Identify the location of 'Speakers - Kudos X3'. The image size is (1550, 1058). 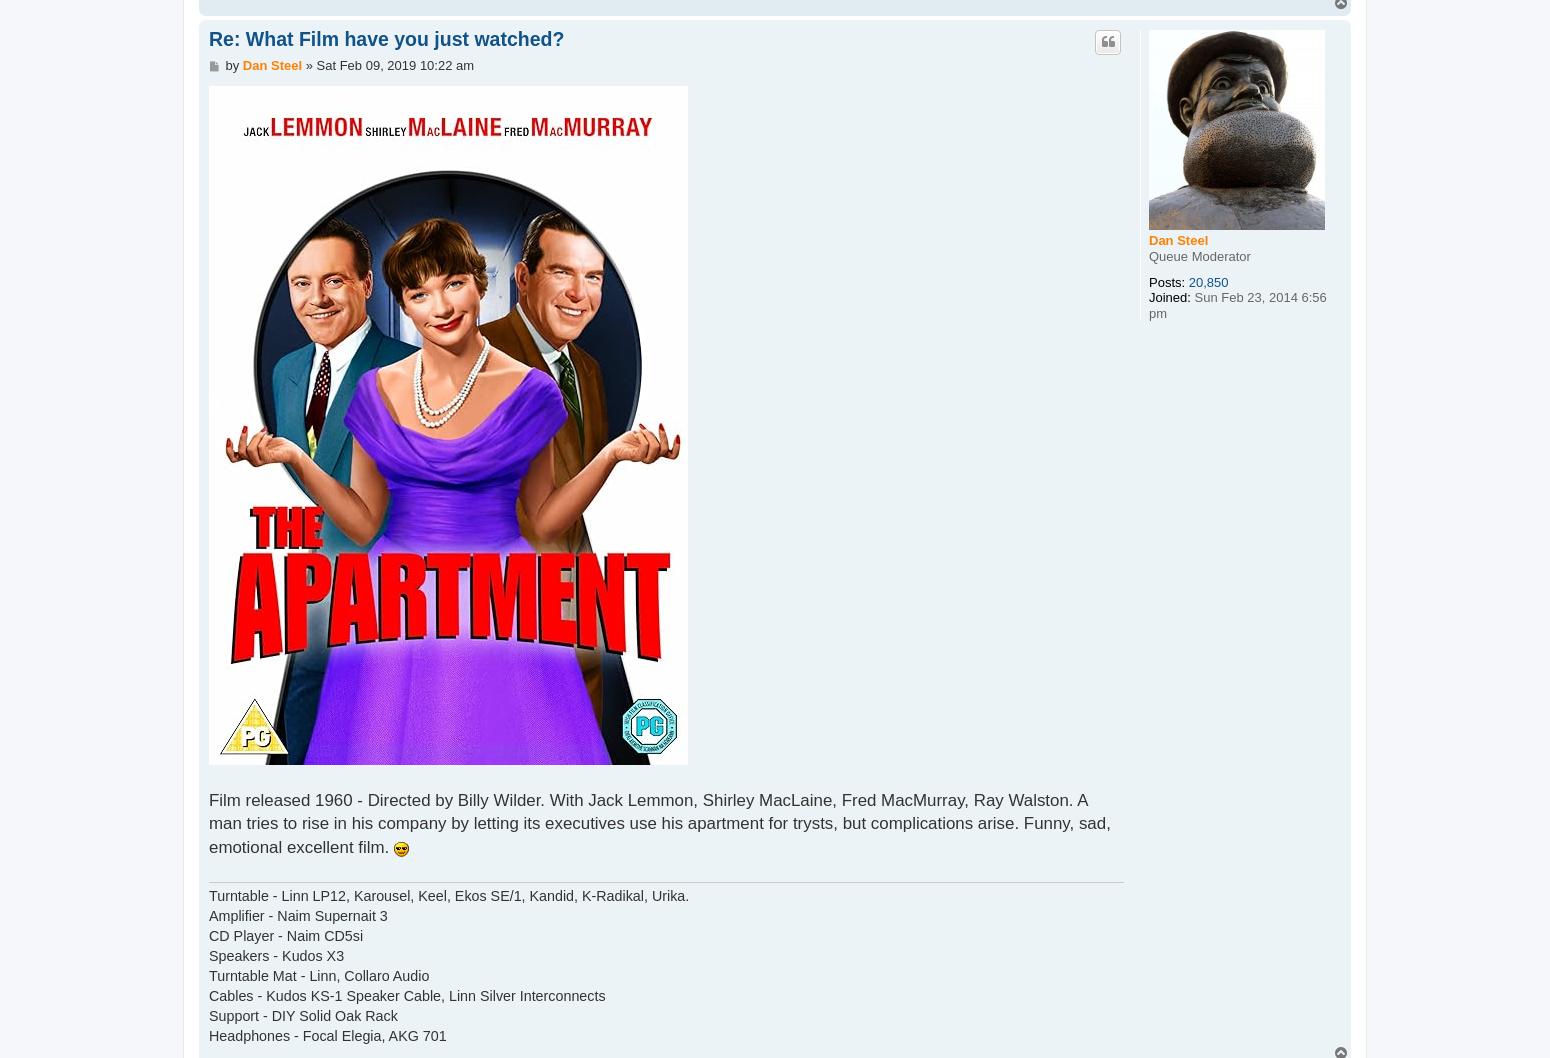
(276, 954).